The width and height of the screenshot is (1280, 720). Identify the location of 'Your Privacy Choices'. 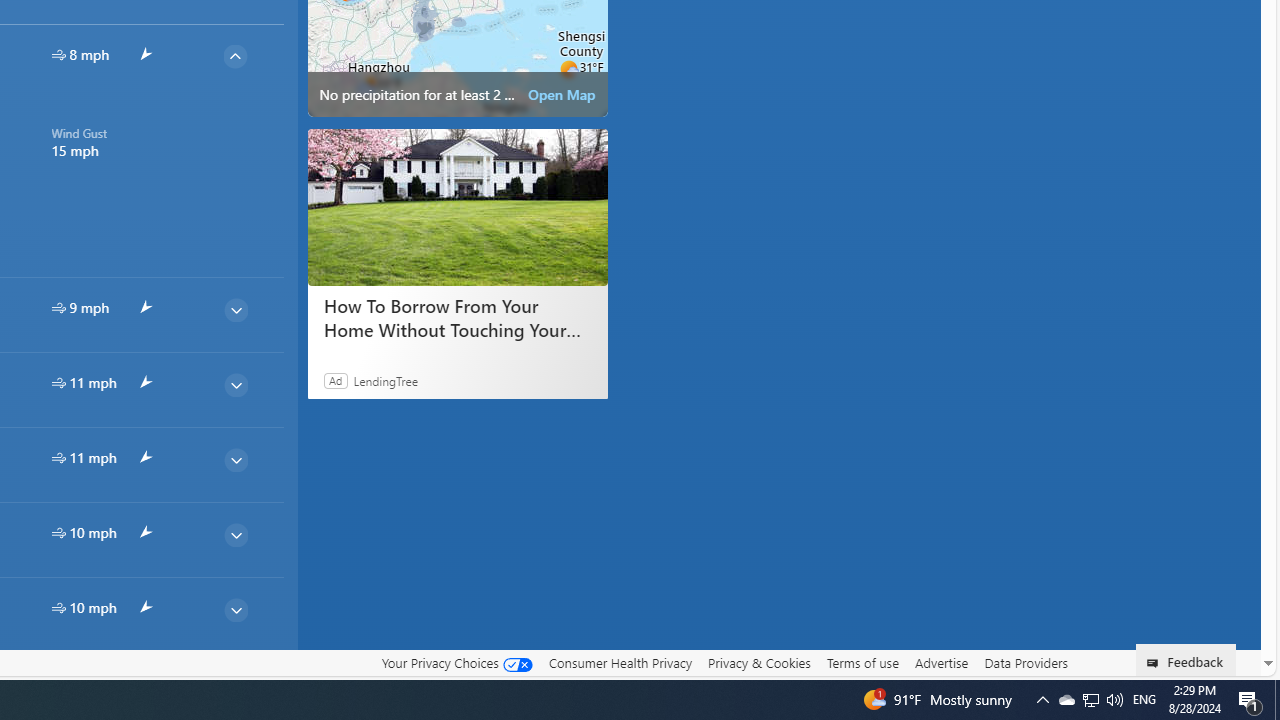
(455, 662).